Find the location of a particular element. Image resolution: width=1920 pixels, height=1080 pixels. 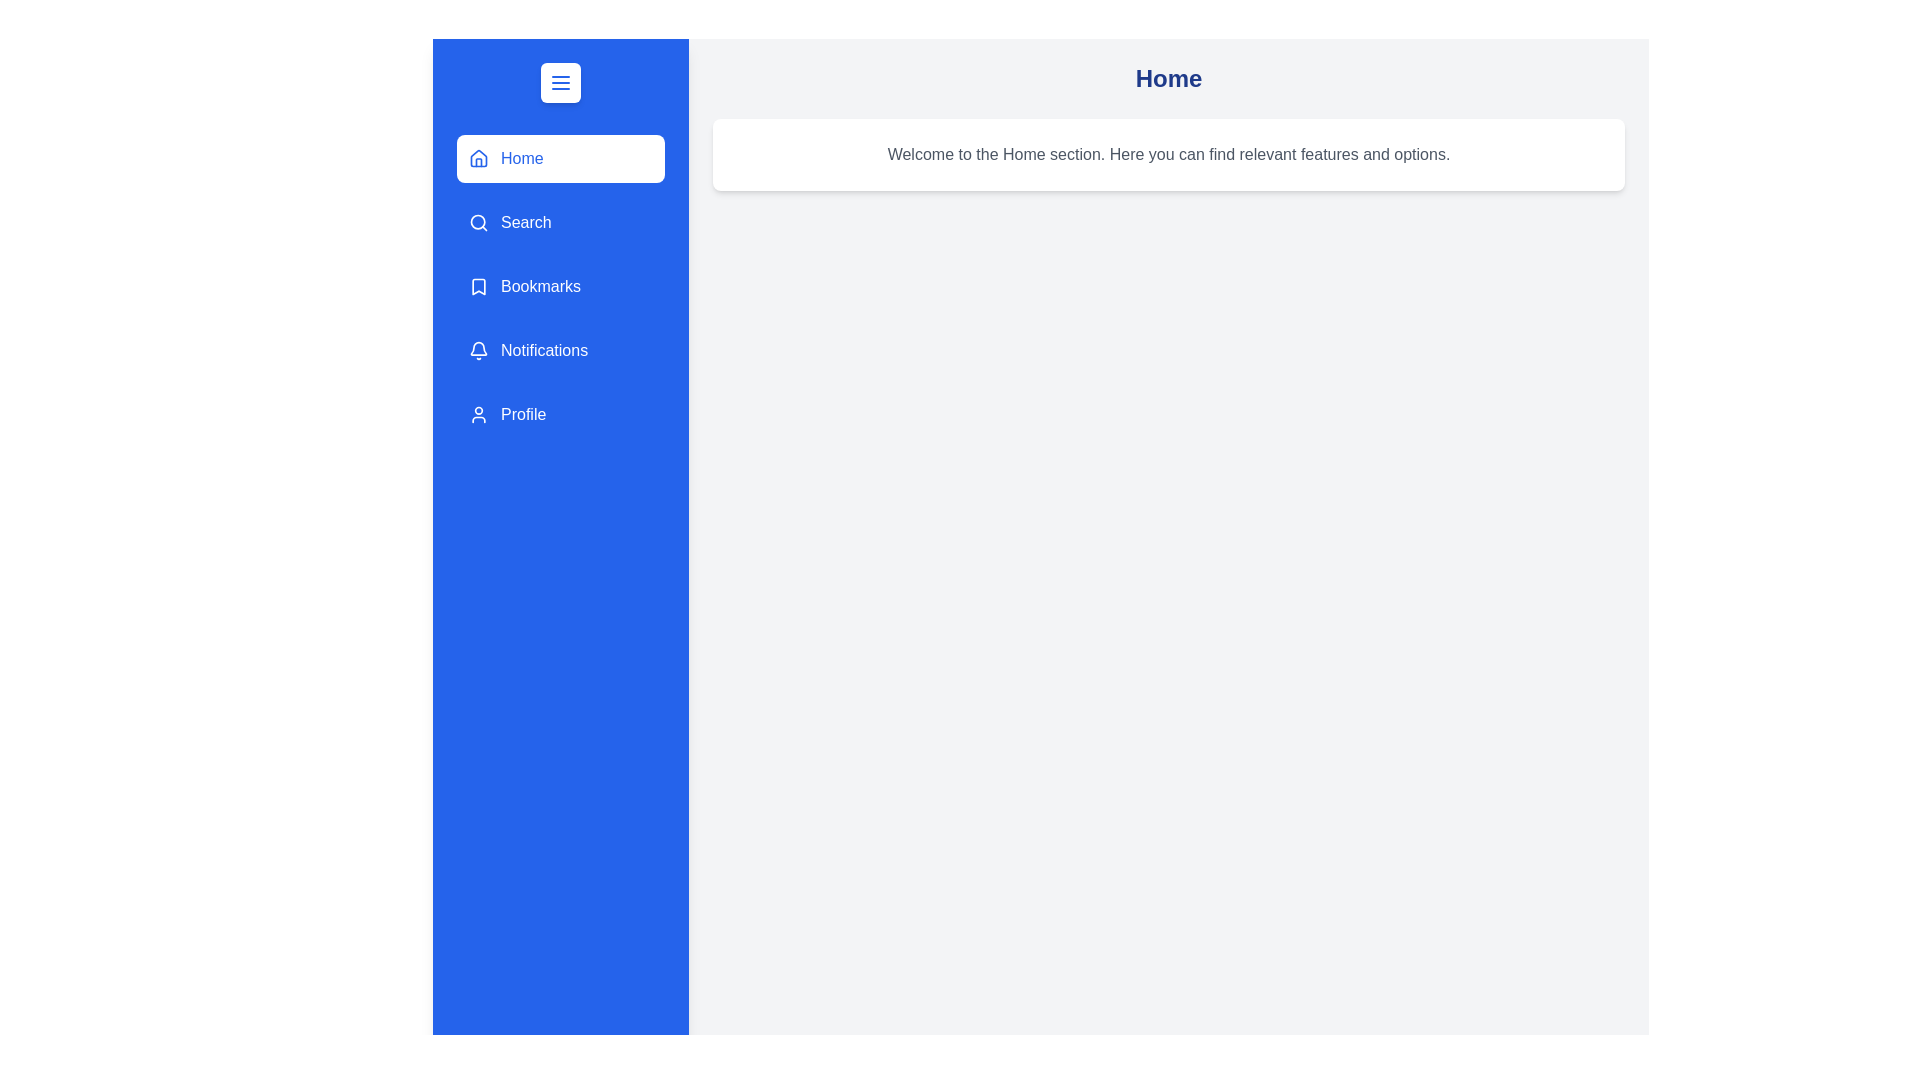

the menu item Search from the drawer is located at coordinates (560, 223).